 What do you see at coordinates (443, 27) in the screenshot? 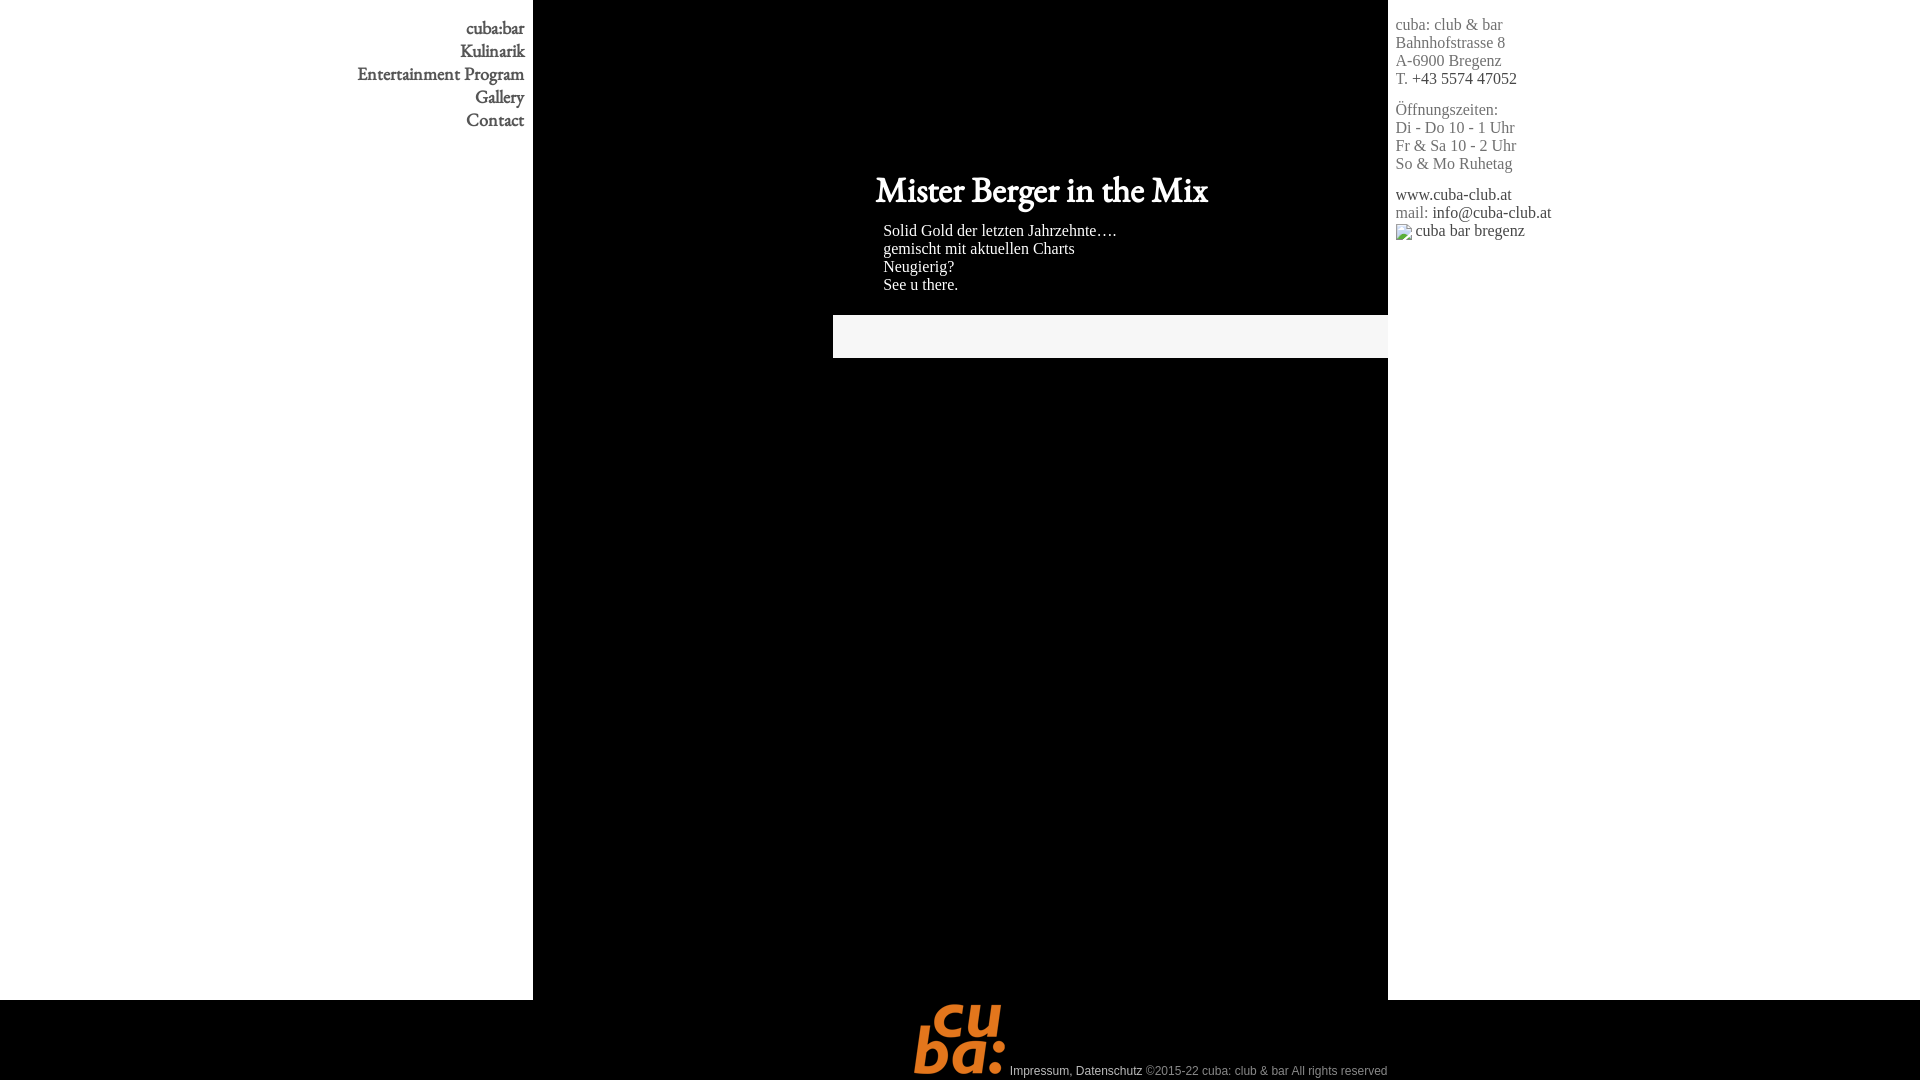
I see `'cuba:bar'` at bounding box center [443, 27].